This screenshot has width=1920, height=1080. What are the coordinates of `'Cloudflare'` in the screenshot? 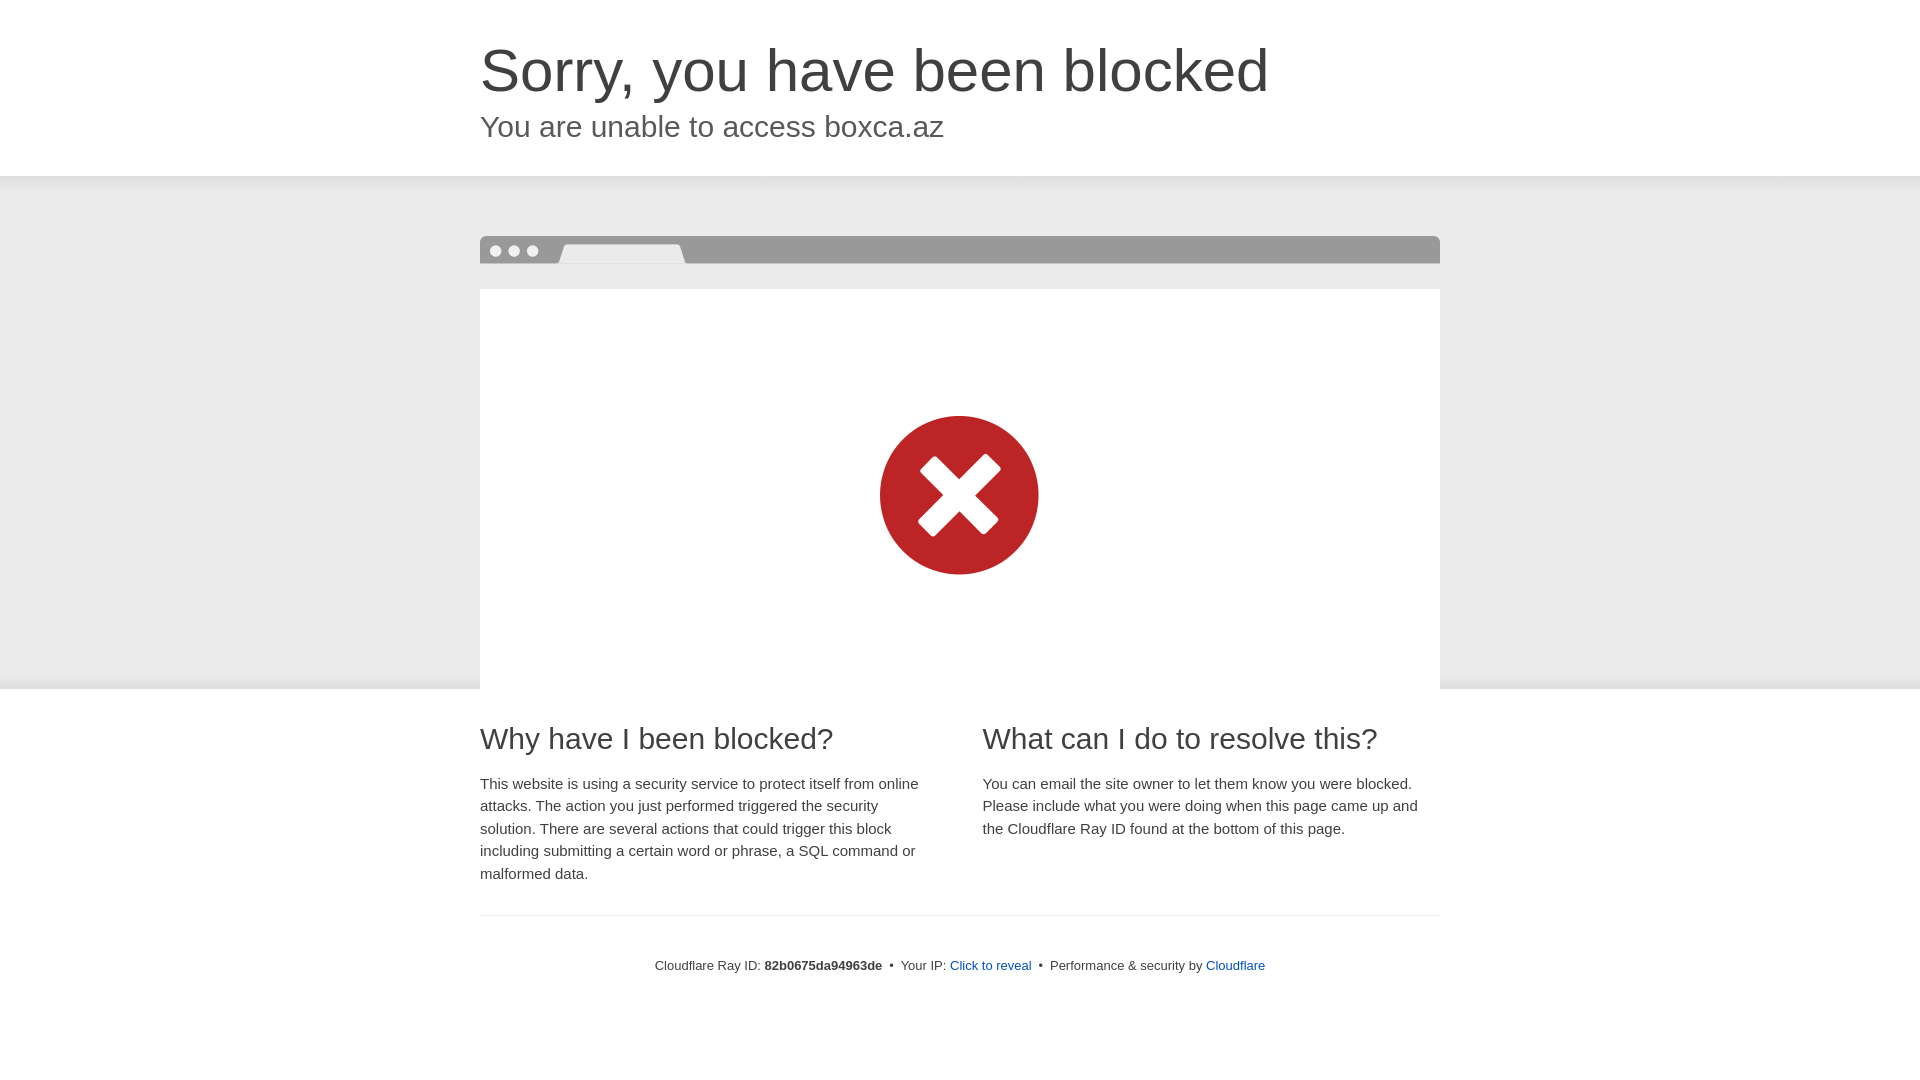 It's located at (1234, 964).